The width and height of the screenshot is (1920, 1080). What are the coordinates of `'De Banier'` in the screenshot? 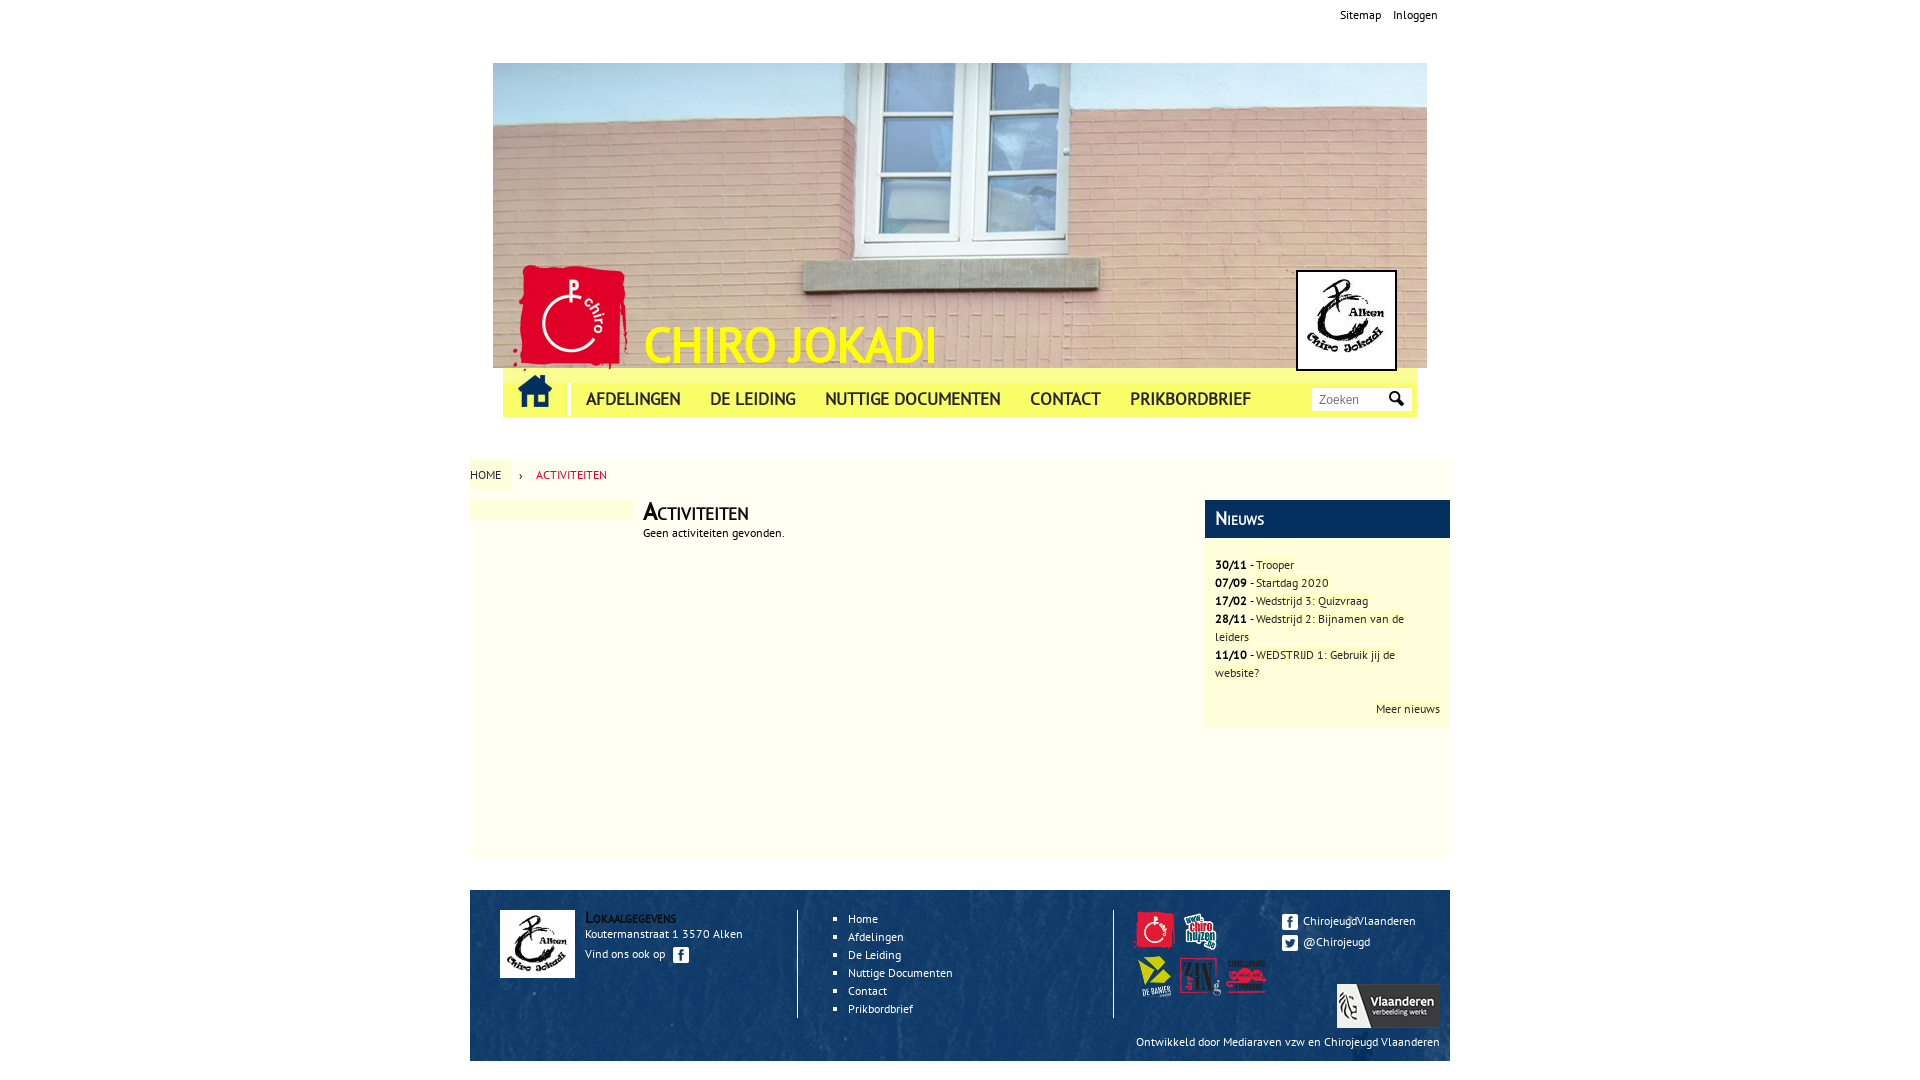 It's located at (1156, 992).